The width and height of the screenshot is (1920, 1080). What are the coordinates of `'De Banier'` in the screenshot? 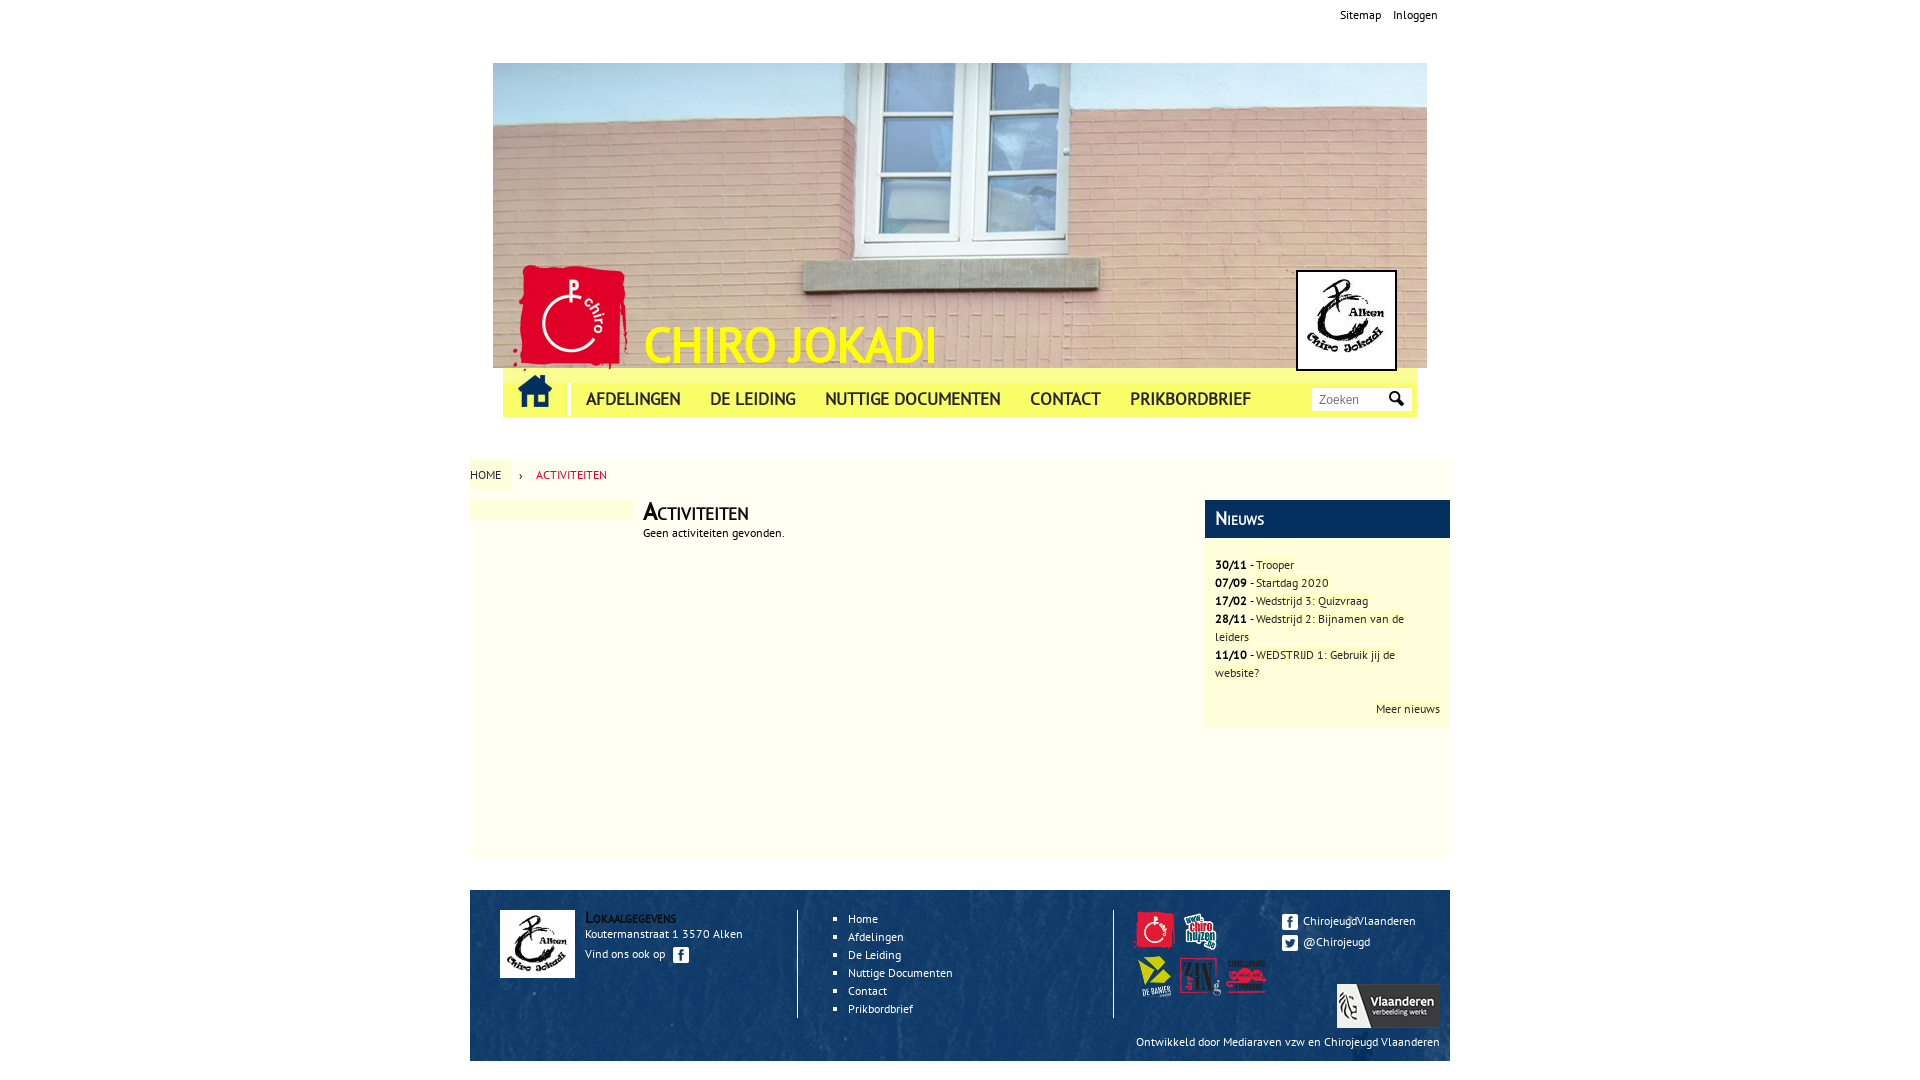 It's located at (1156, 992).